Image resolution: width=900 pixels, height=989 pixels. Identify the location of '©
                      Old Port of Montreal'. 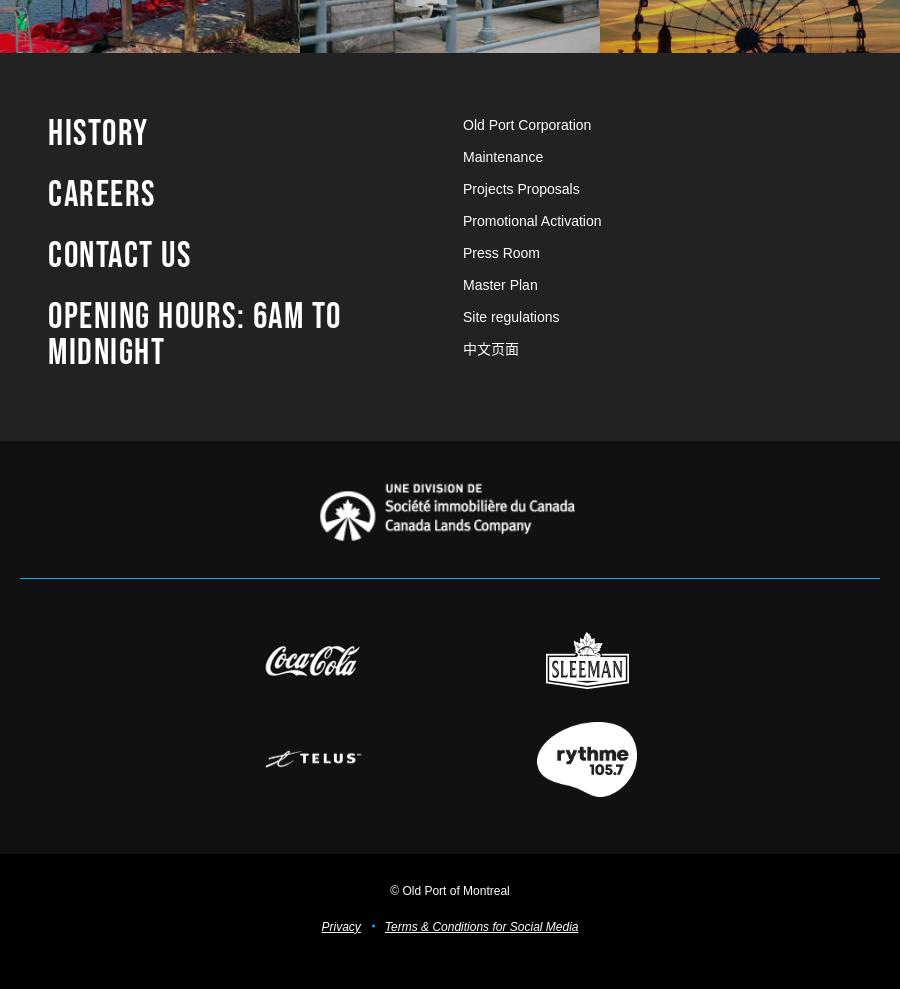
(449, 889).